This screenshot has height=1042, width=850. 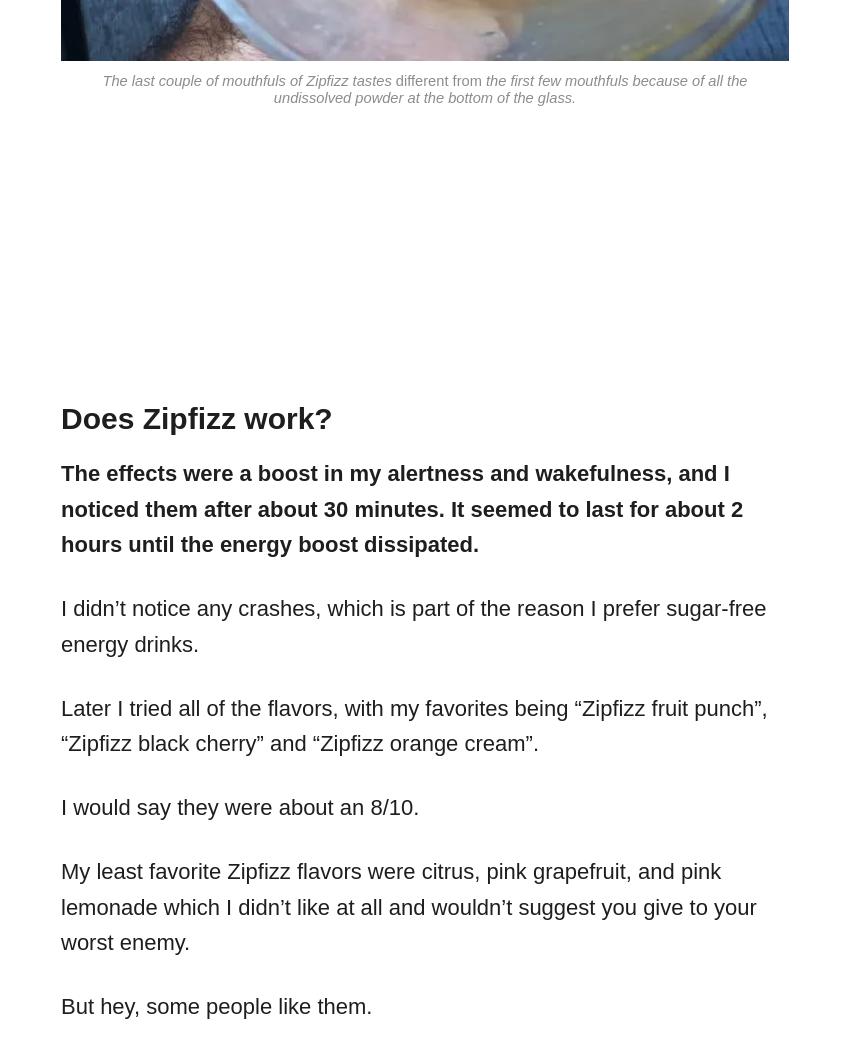 I want to click on 'Does Zipfizz work?', so click(x=195, y=417).